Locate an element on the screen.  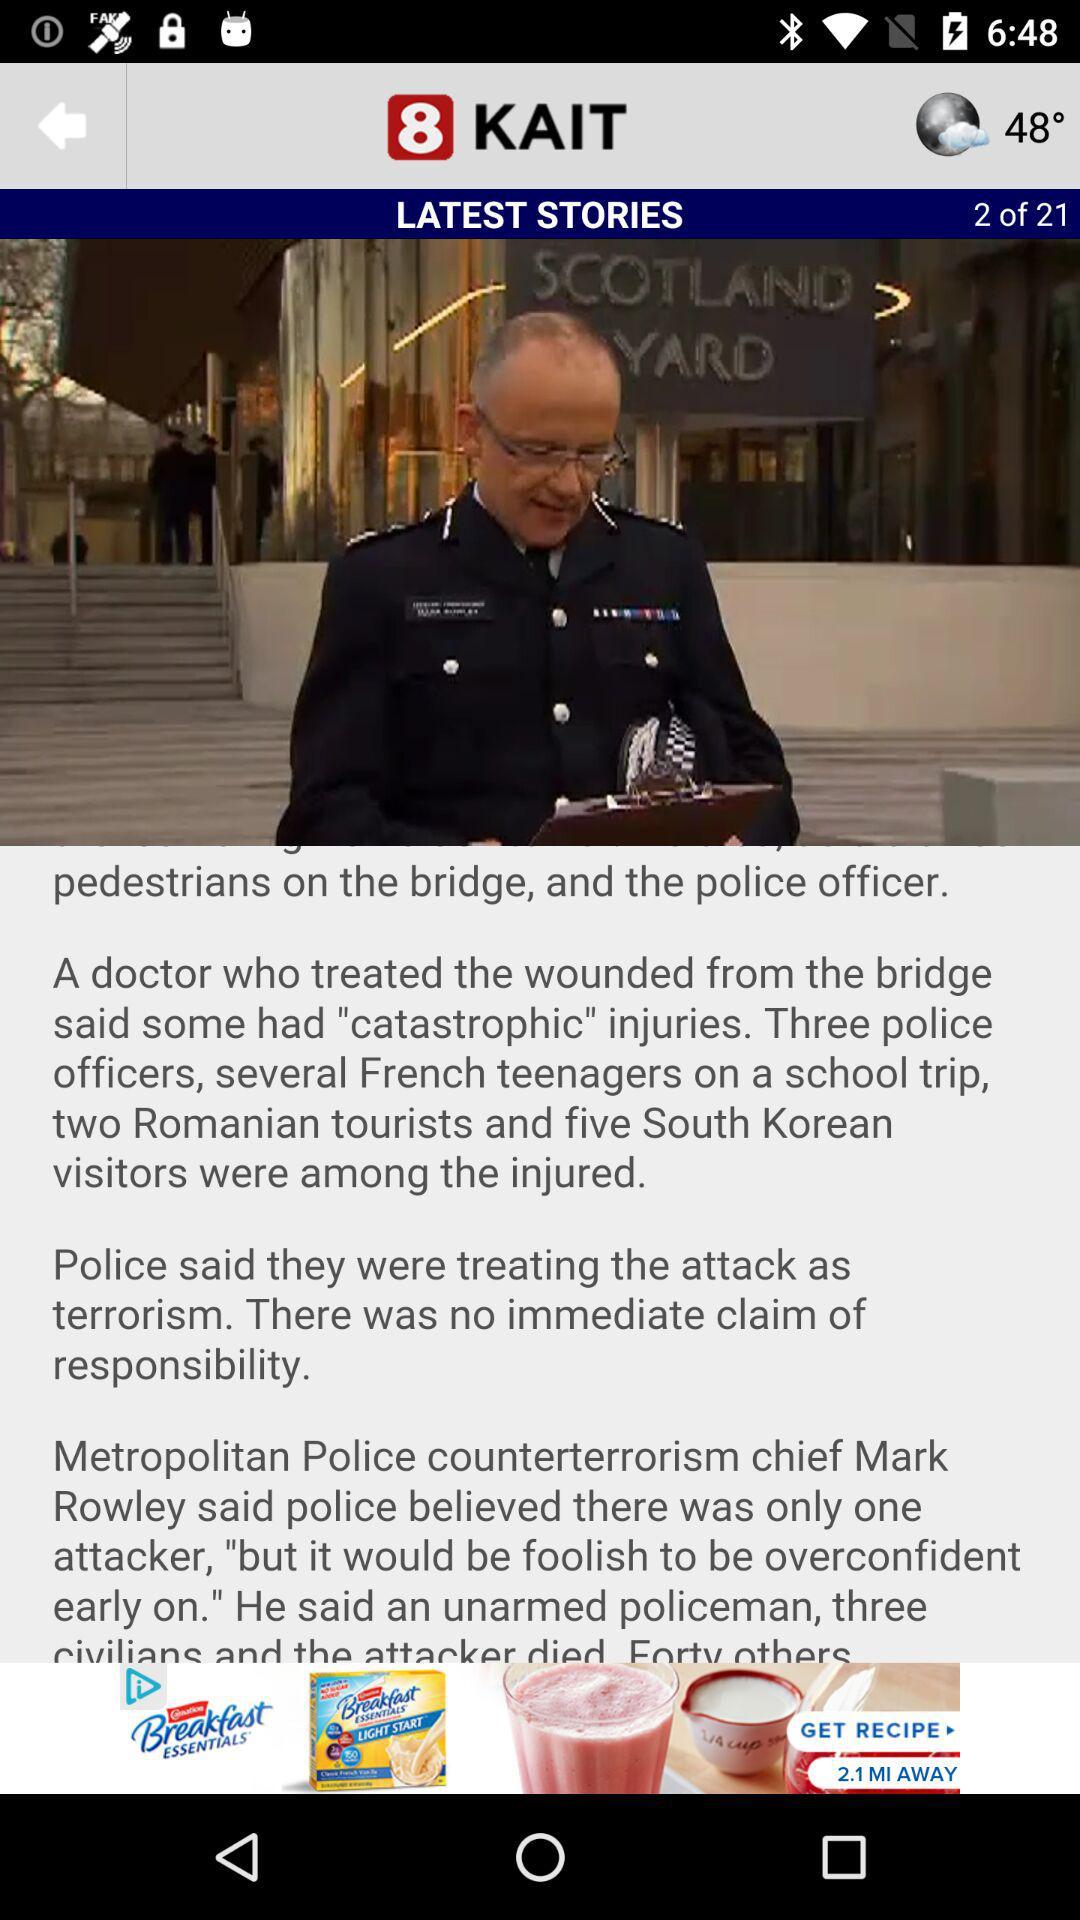
go back is located at coordinates (61, 124).